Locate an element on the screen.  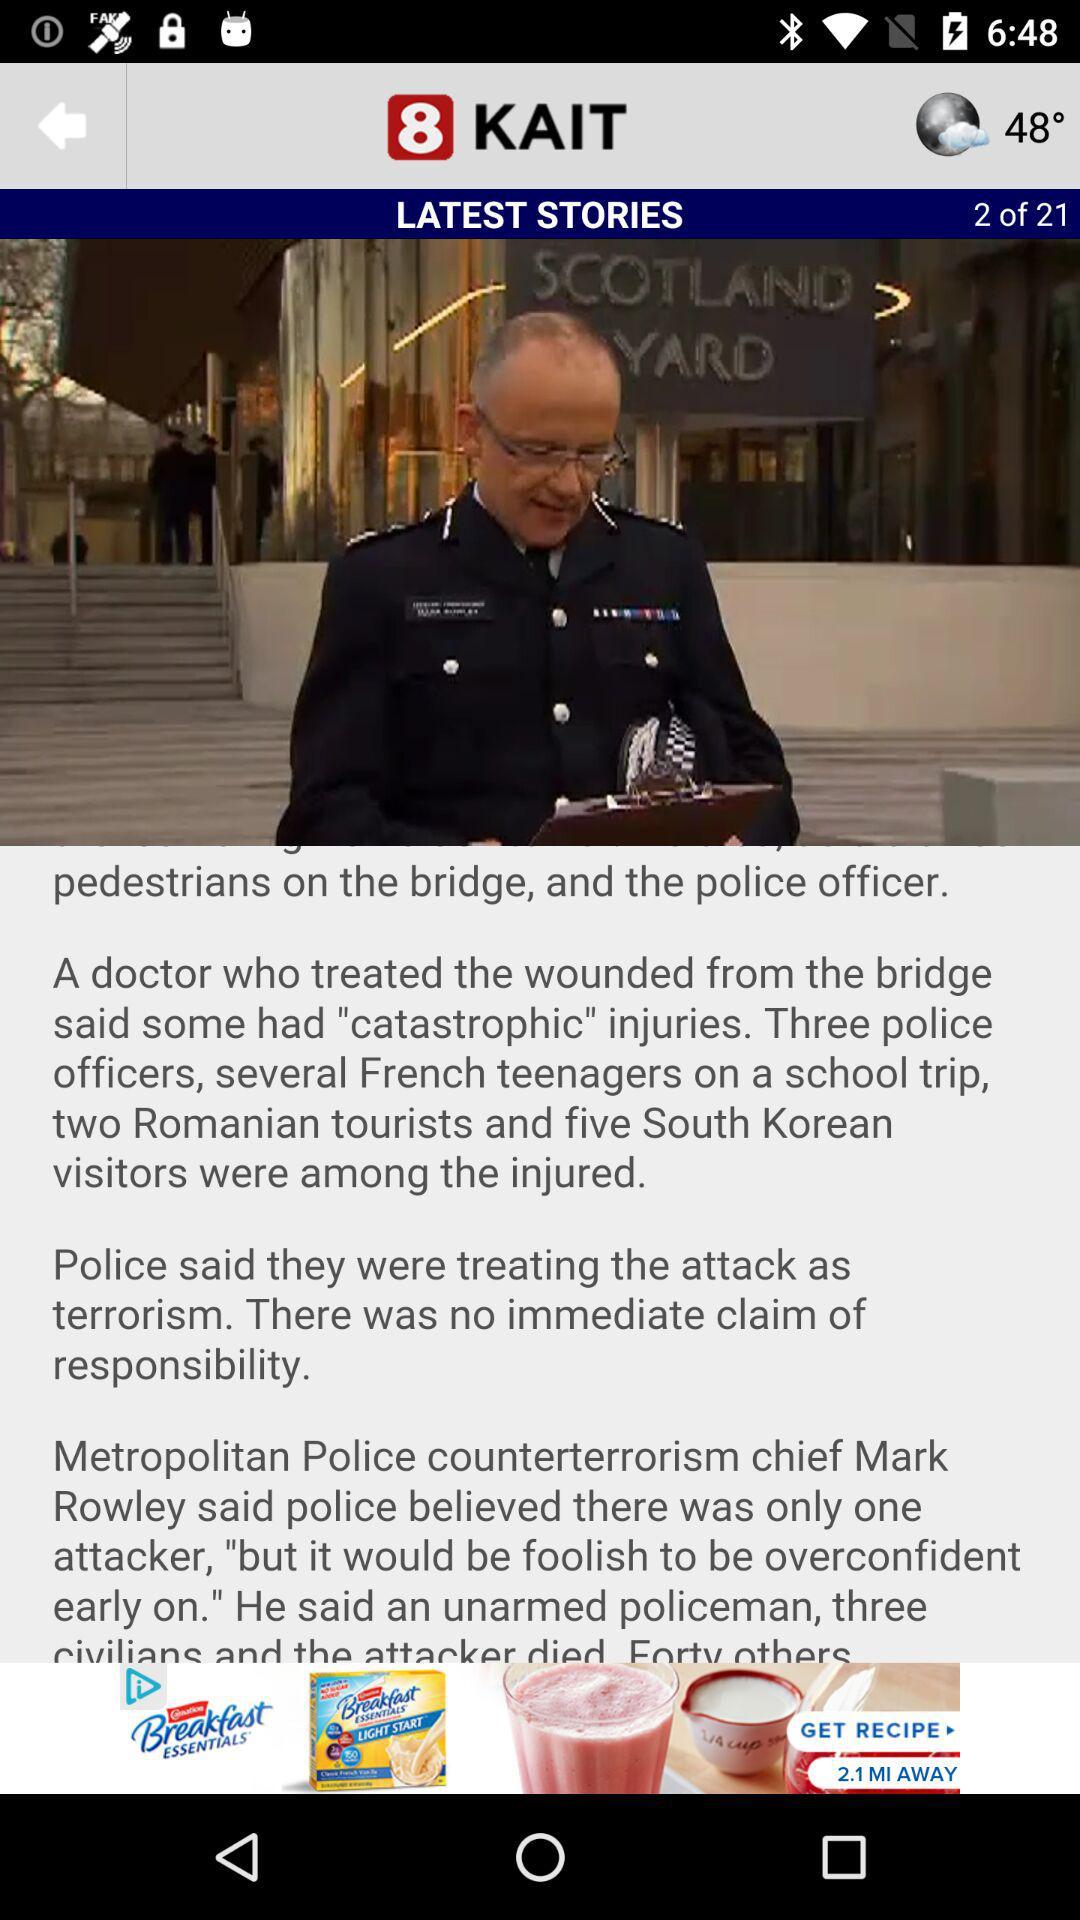
go back is located at coordinates (61, 124).